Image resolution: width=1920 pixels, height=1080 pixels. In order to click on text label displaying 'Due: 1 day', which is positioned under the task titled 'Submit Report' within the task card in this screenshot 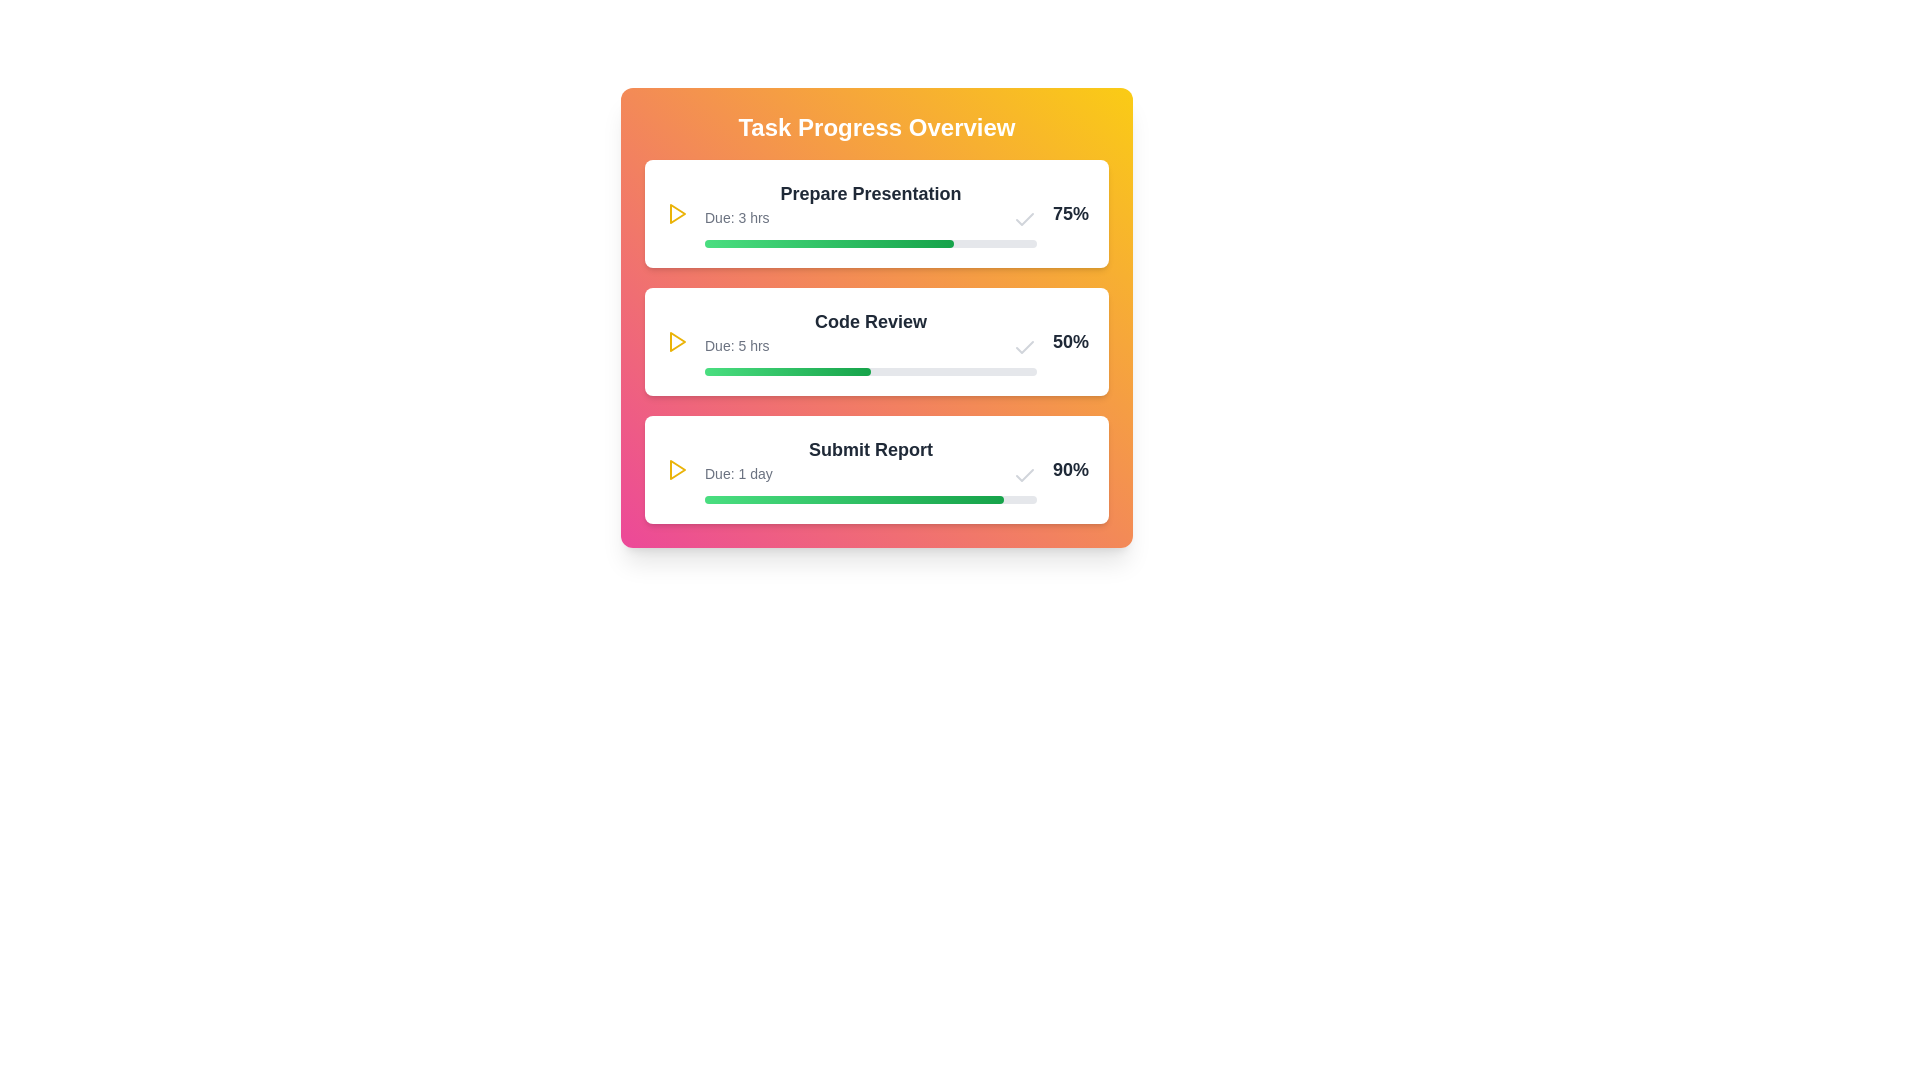, I will do `click(737, 475)`.